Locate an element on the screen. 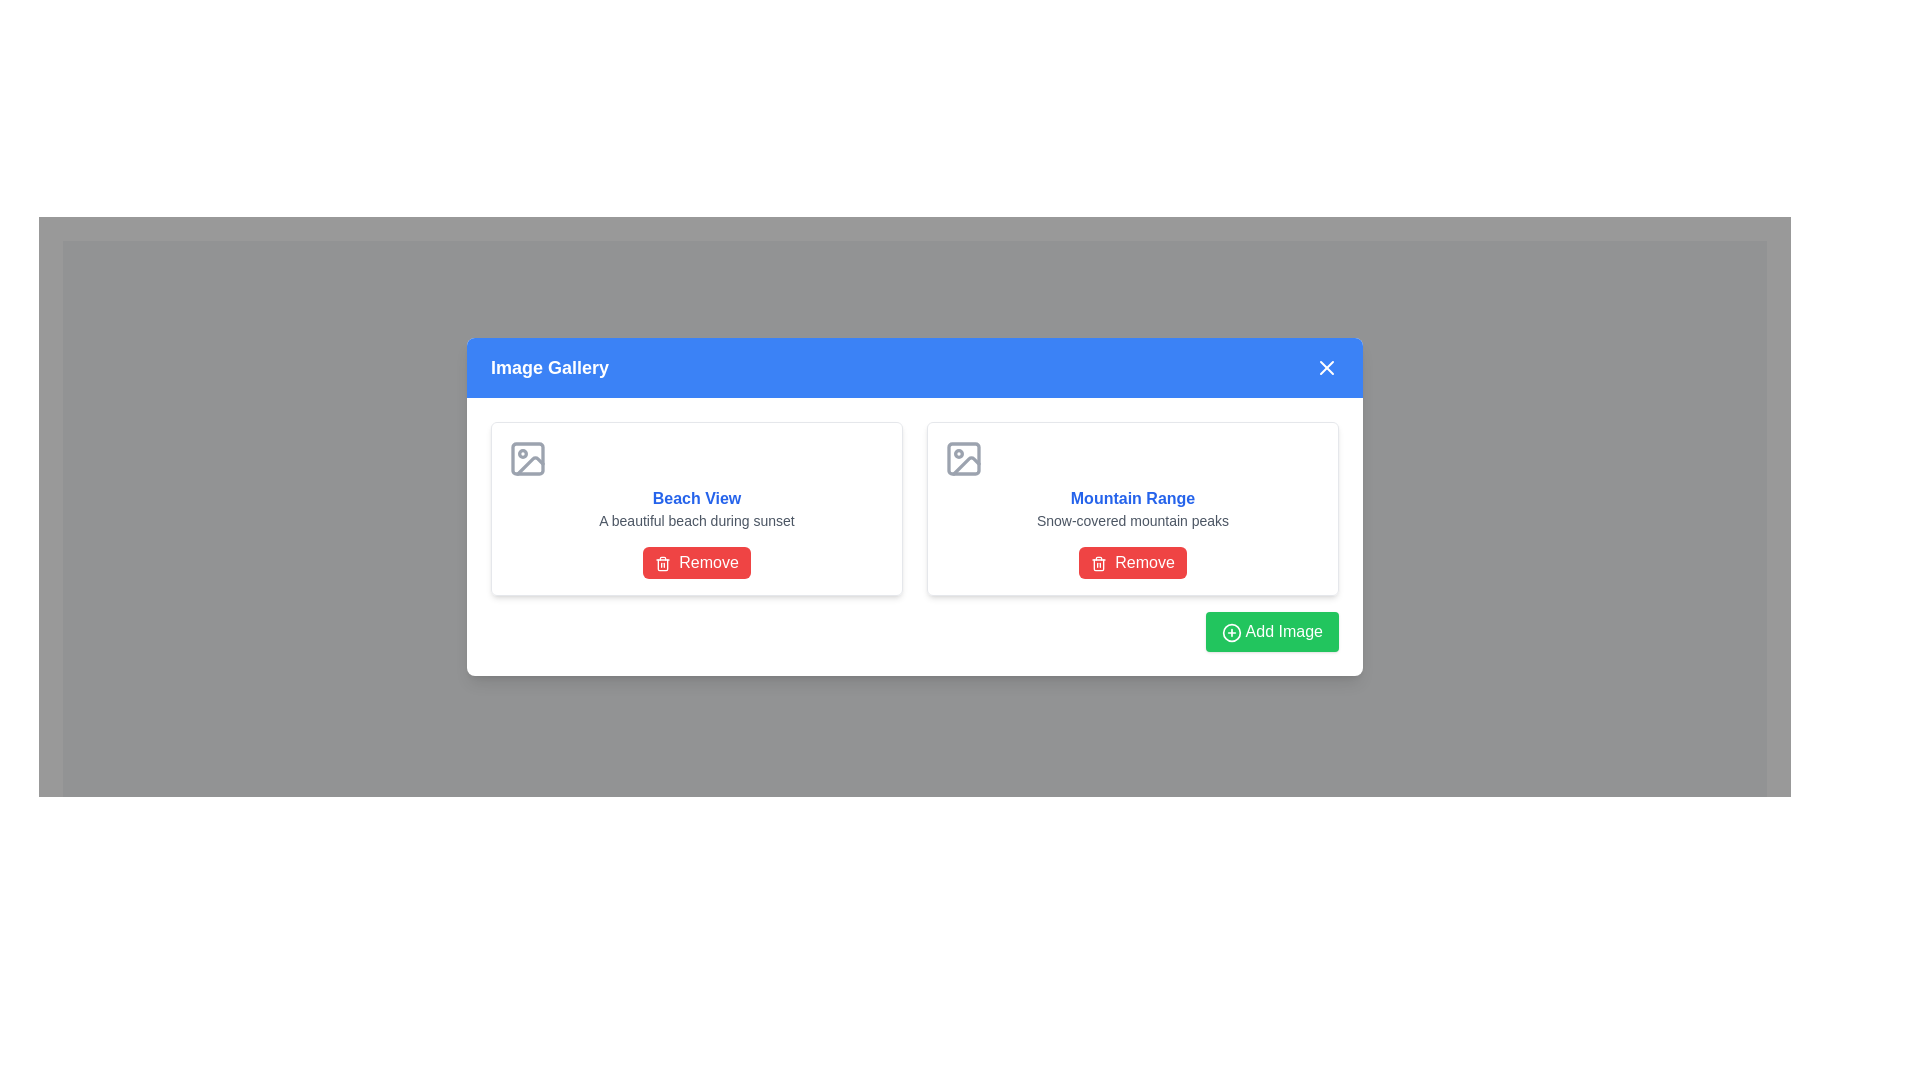 Image resolution: width=1920 pixels, height=1080 pixels. the red 'Remove' button with white text and a trash can icon, located at the bottom of the 'Beach View' card is located at coordinates (696, 563).